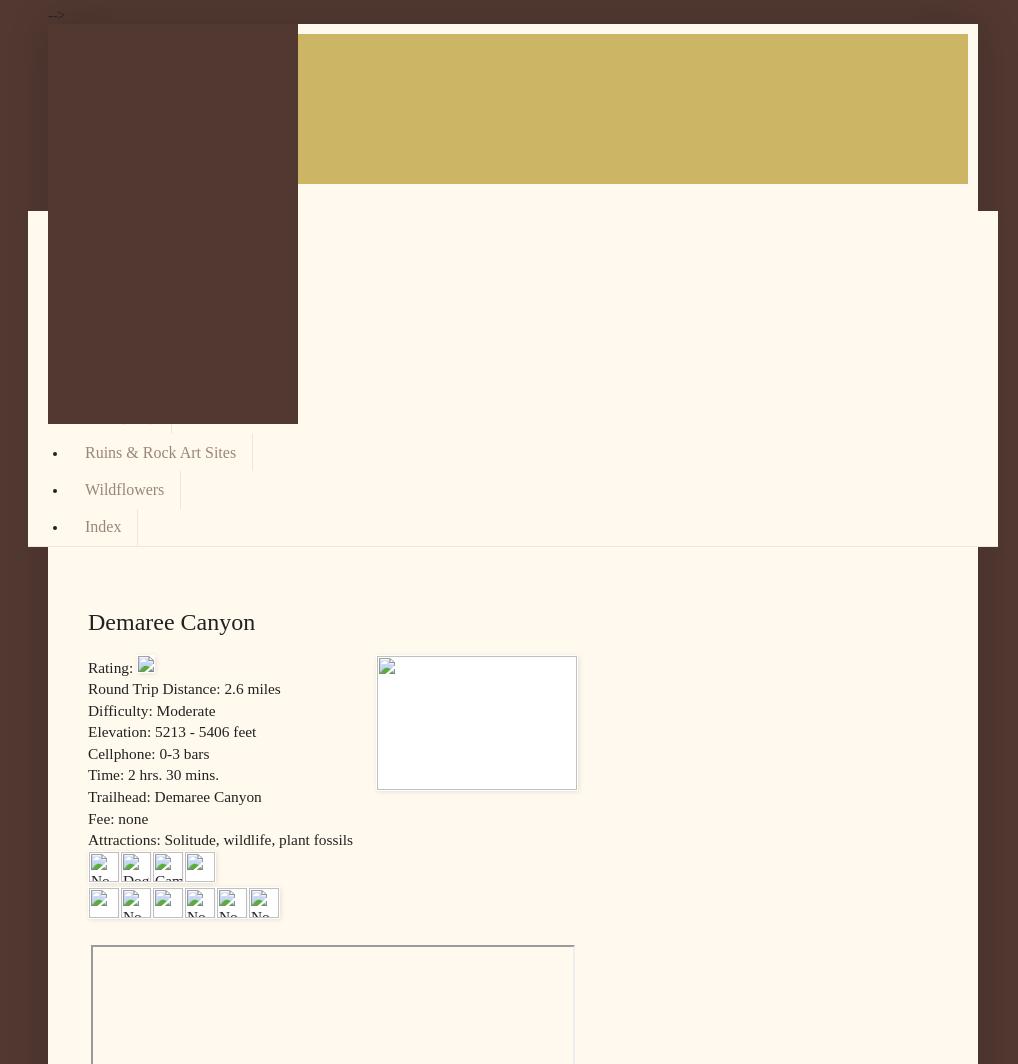 This screenshot has width=1018, height=1064. I want to click on 'Nevada (33)', so click(123, 340).